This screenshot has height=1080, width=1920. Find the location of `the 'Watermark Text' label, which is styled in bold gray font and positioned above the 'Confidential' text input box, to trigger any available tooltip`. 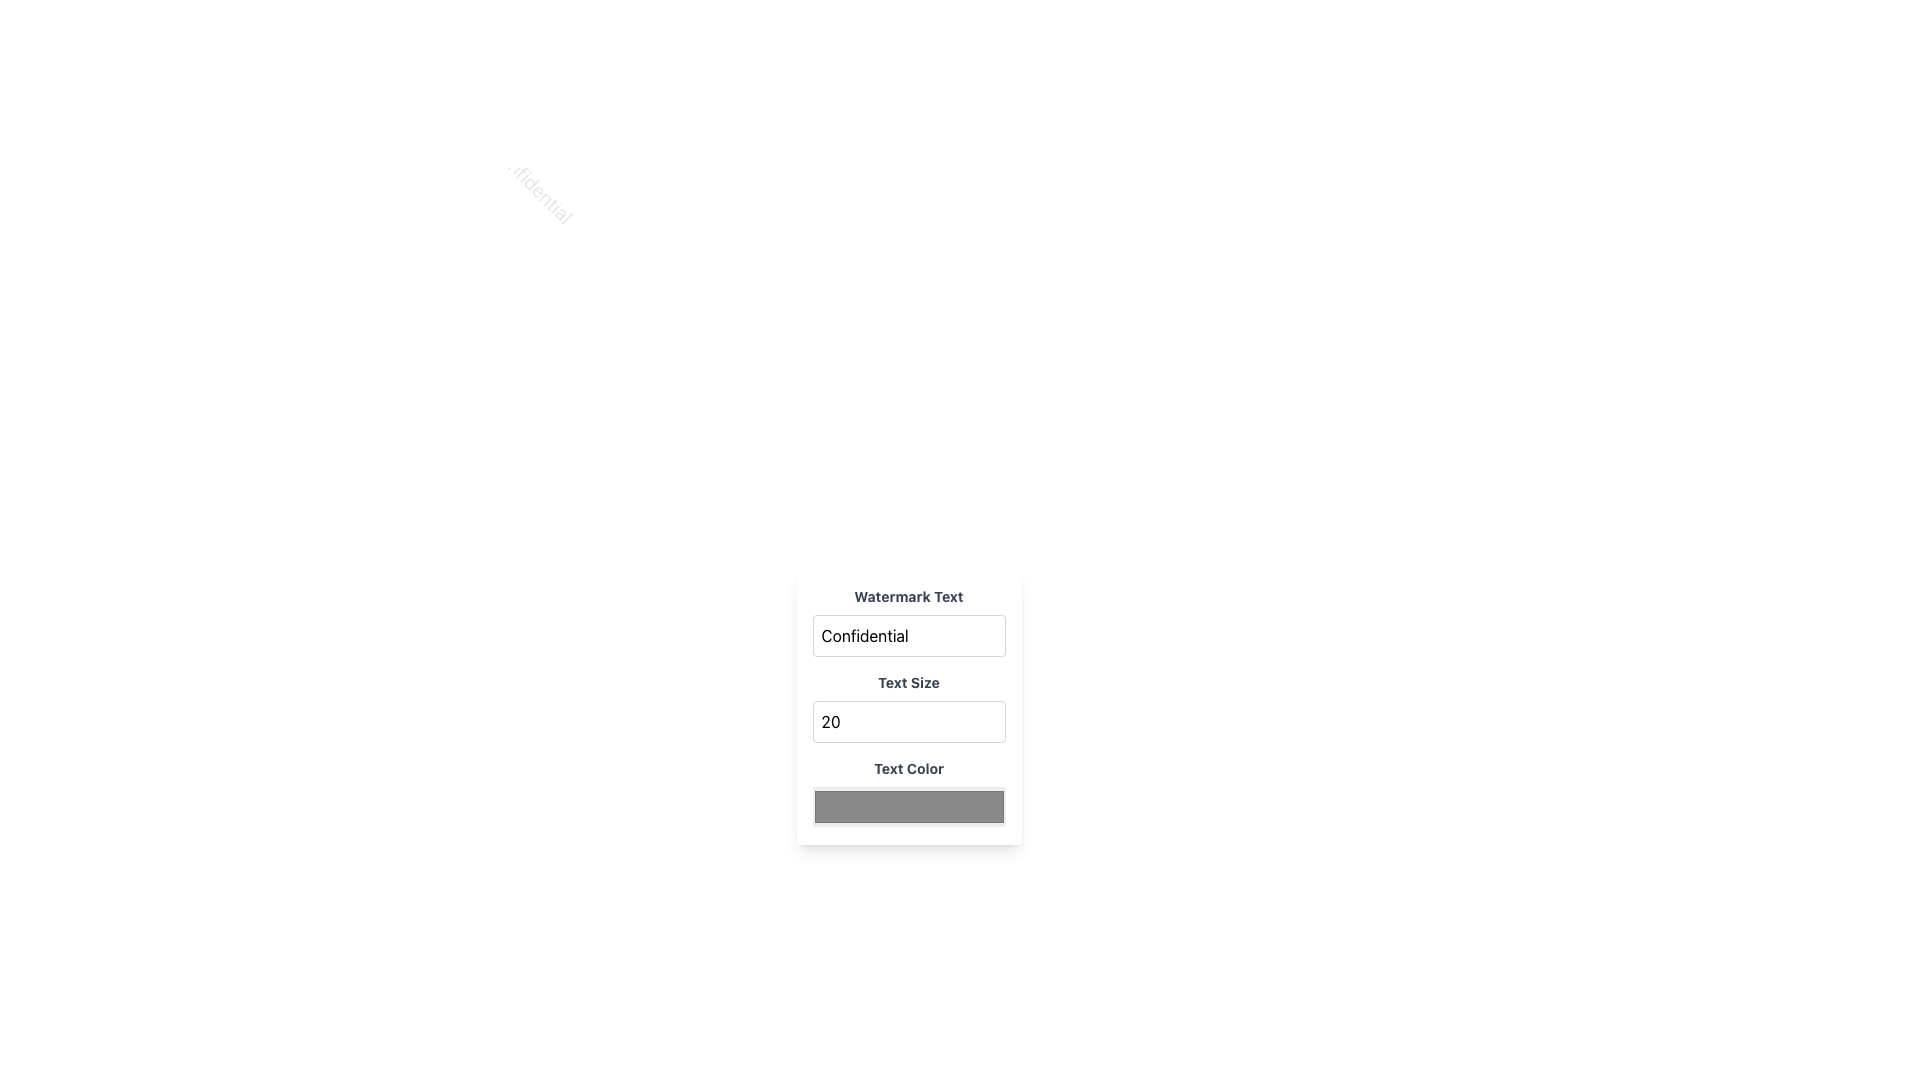

the 'Watermark Text' label, which is styled in bold gray font and positioned above the 'Confidential' text input box, to trigger any available tooltip is located at coordinates (907, 596).